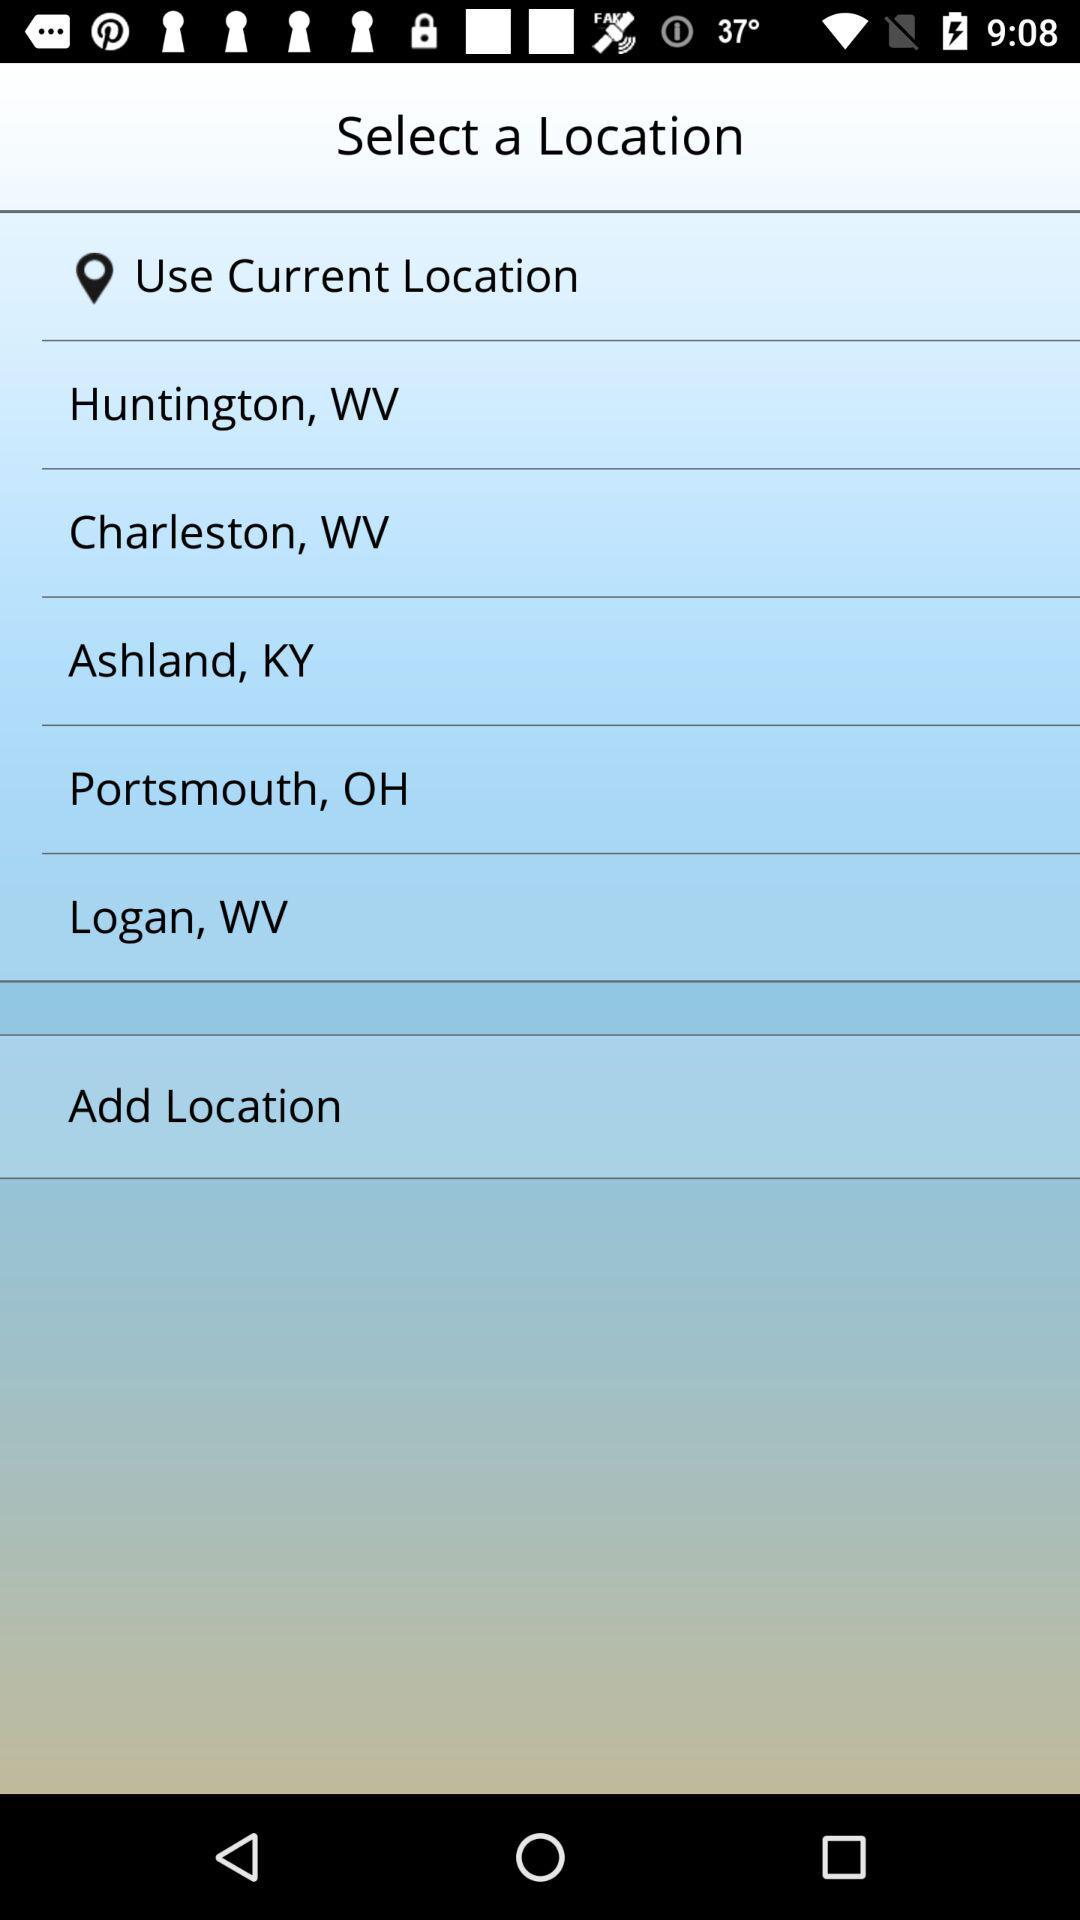 The width and height of the screenshot is (1080, 1920). I want to click on text use current location, so click(547, 275).